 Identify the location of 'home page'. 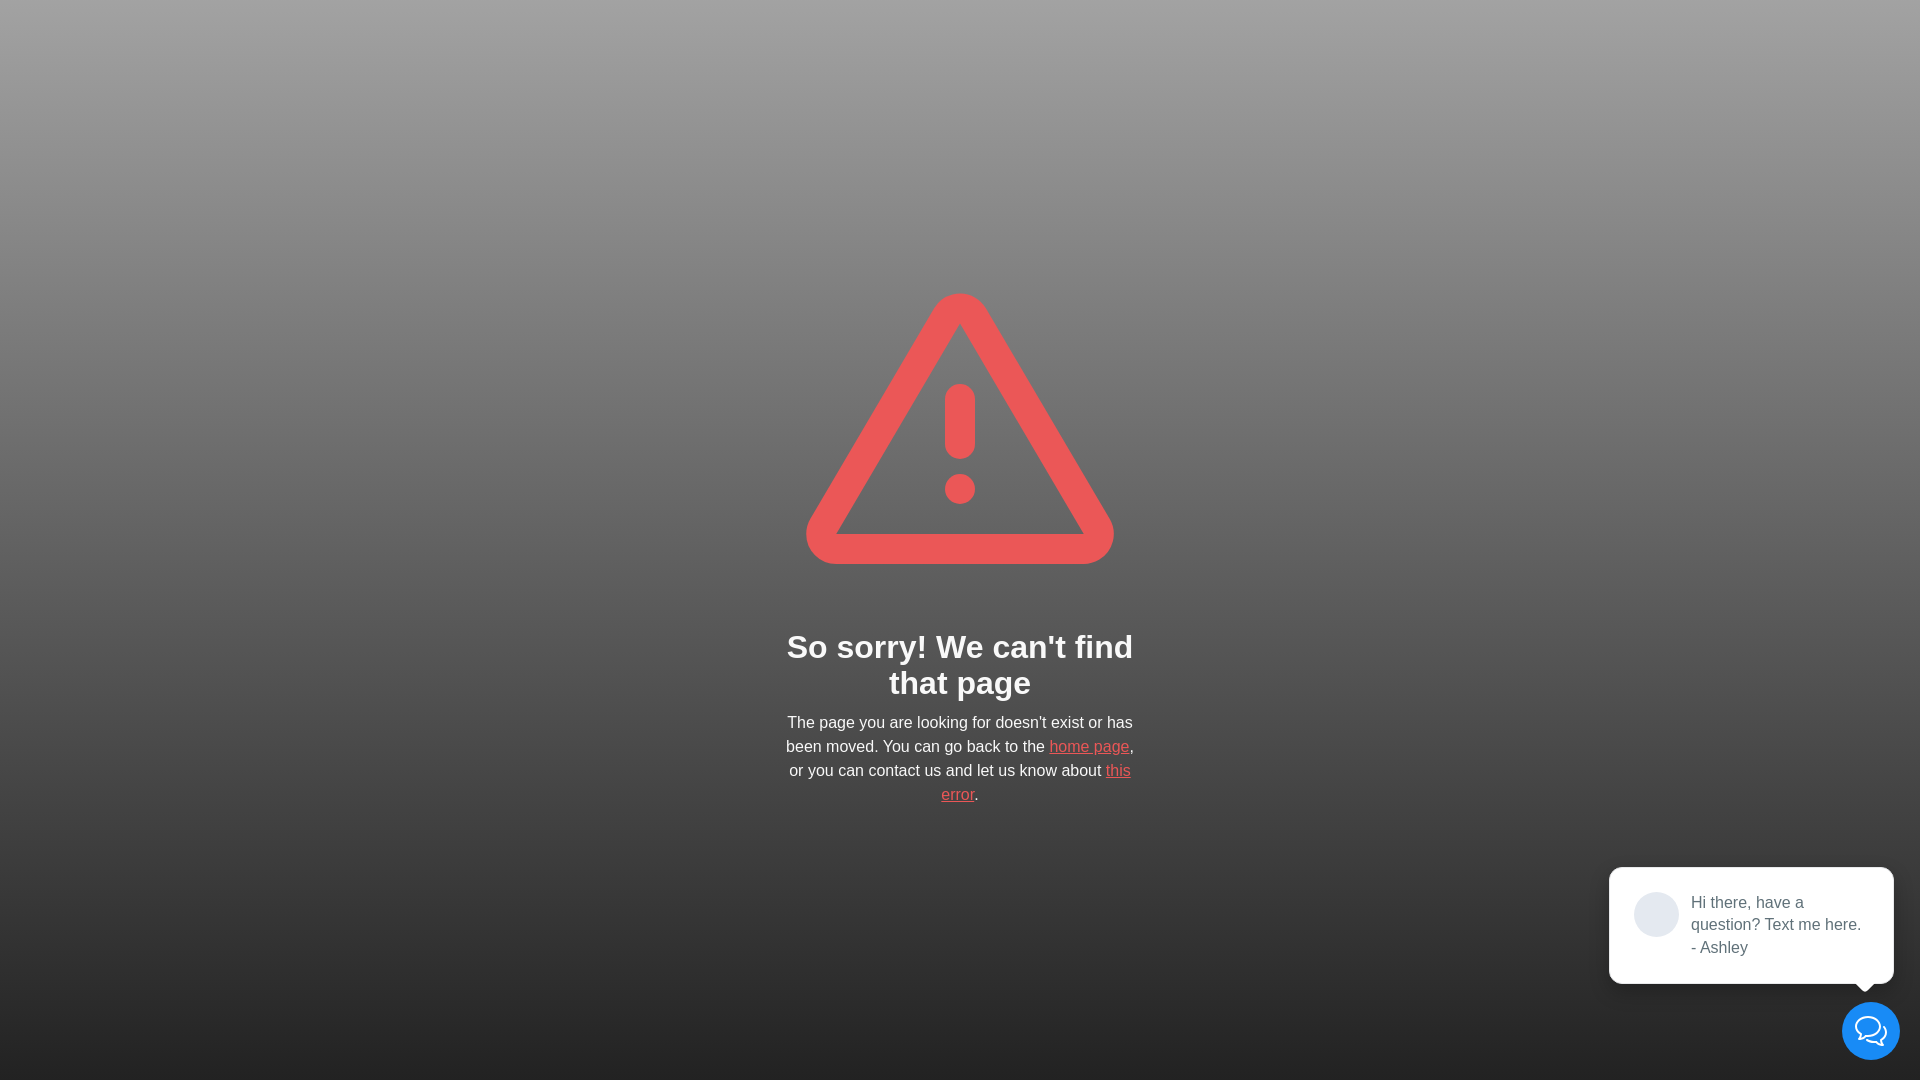
(1088, 746).